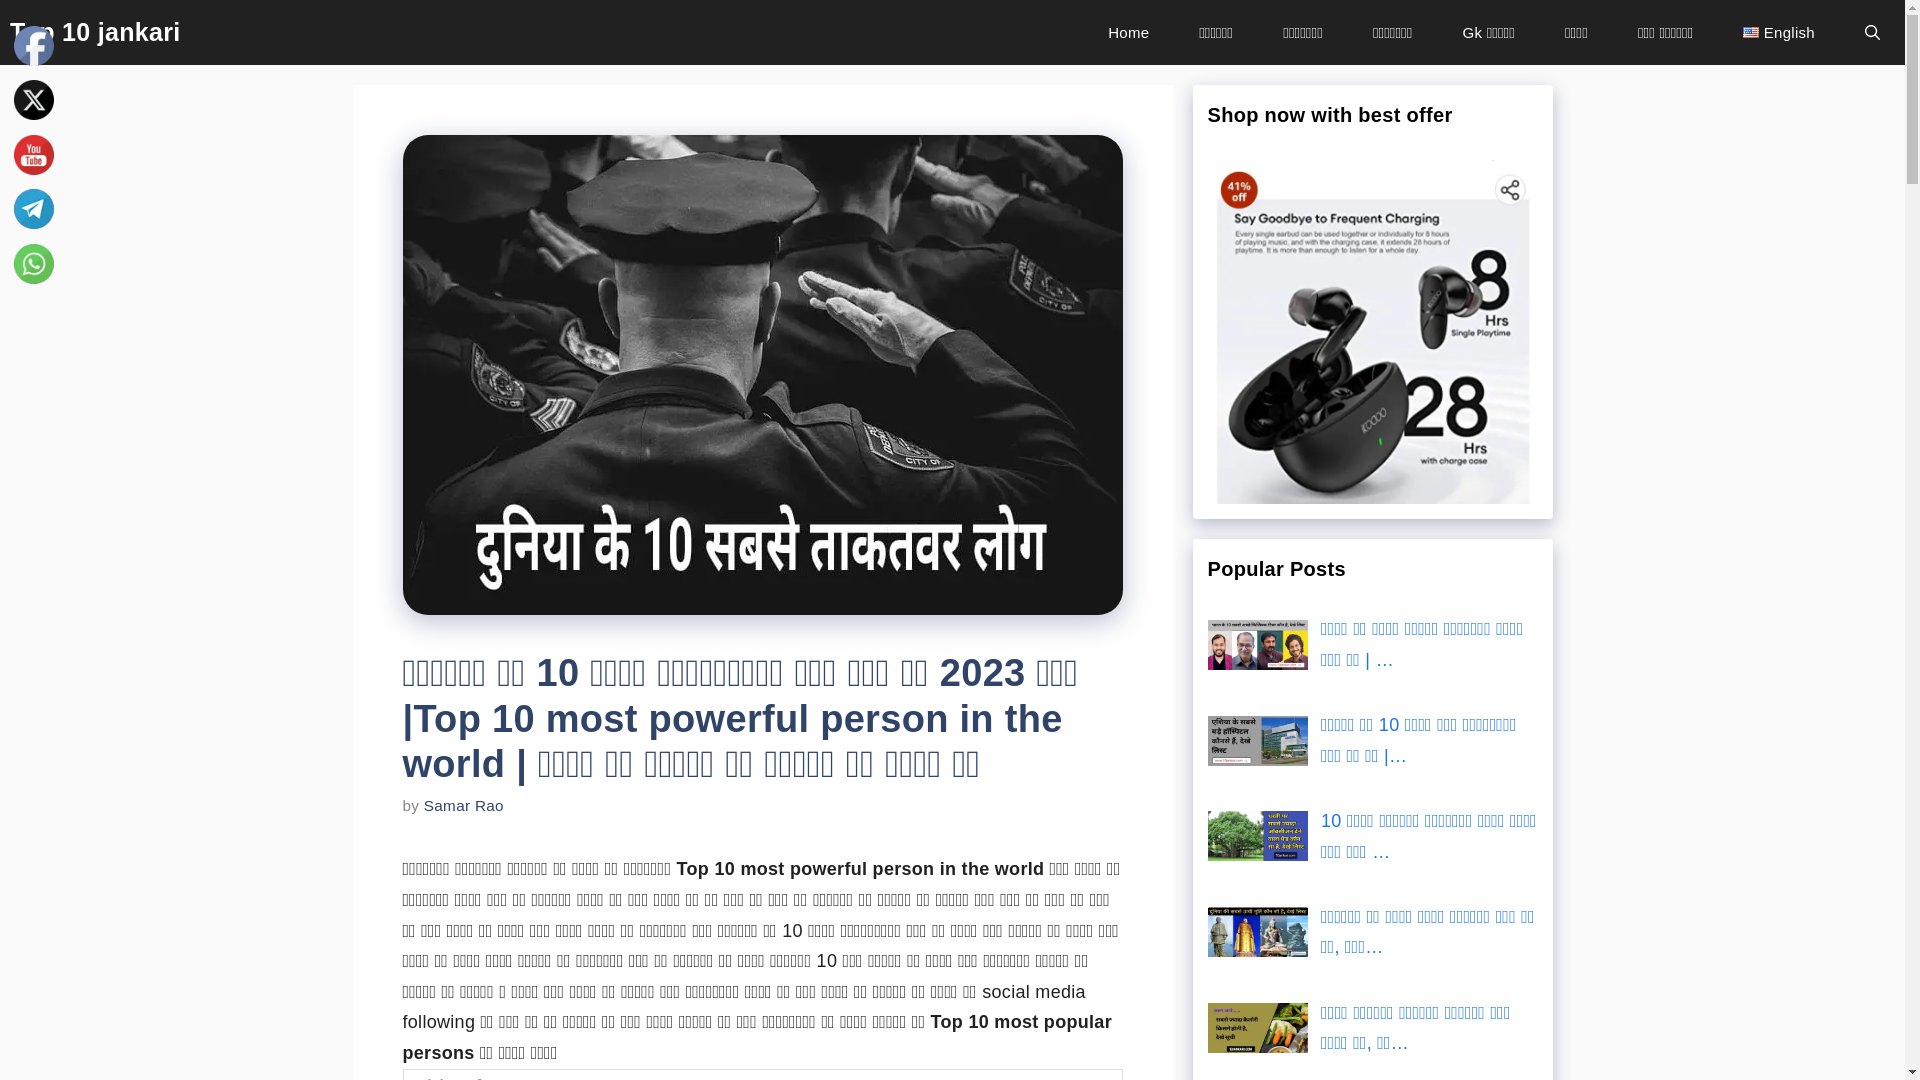 This screenshot has width=1920, height=1080. What do you see at coordinates (1779, 32) in the screenshot?
I see `'English'` at bounding box center [1779, 32].